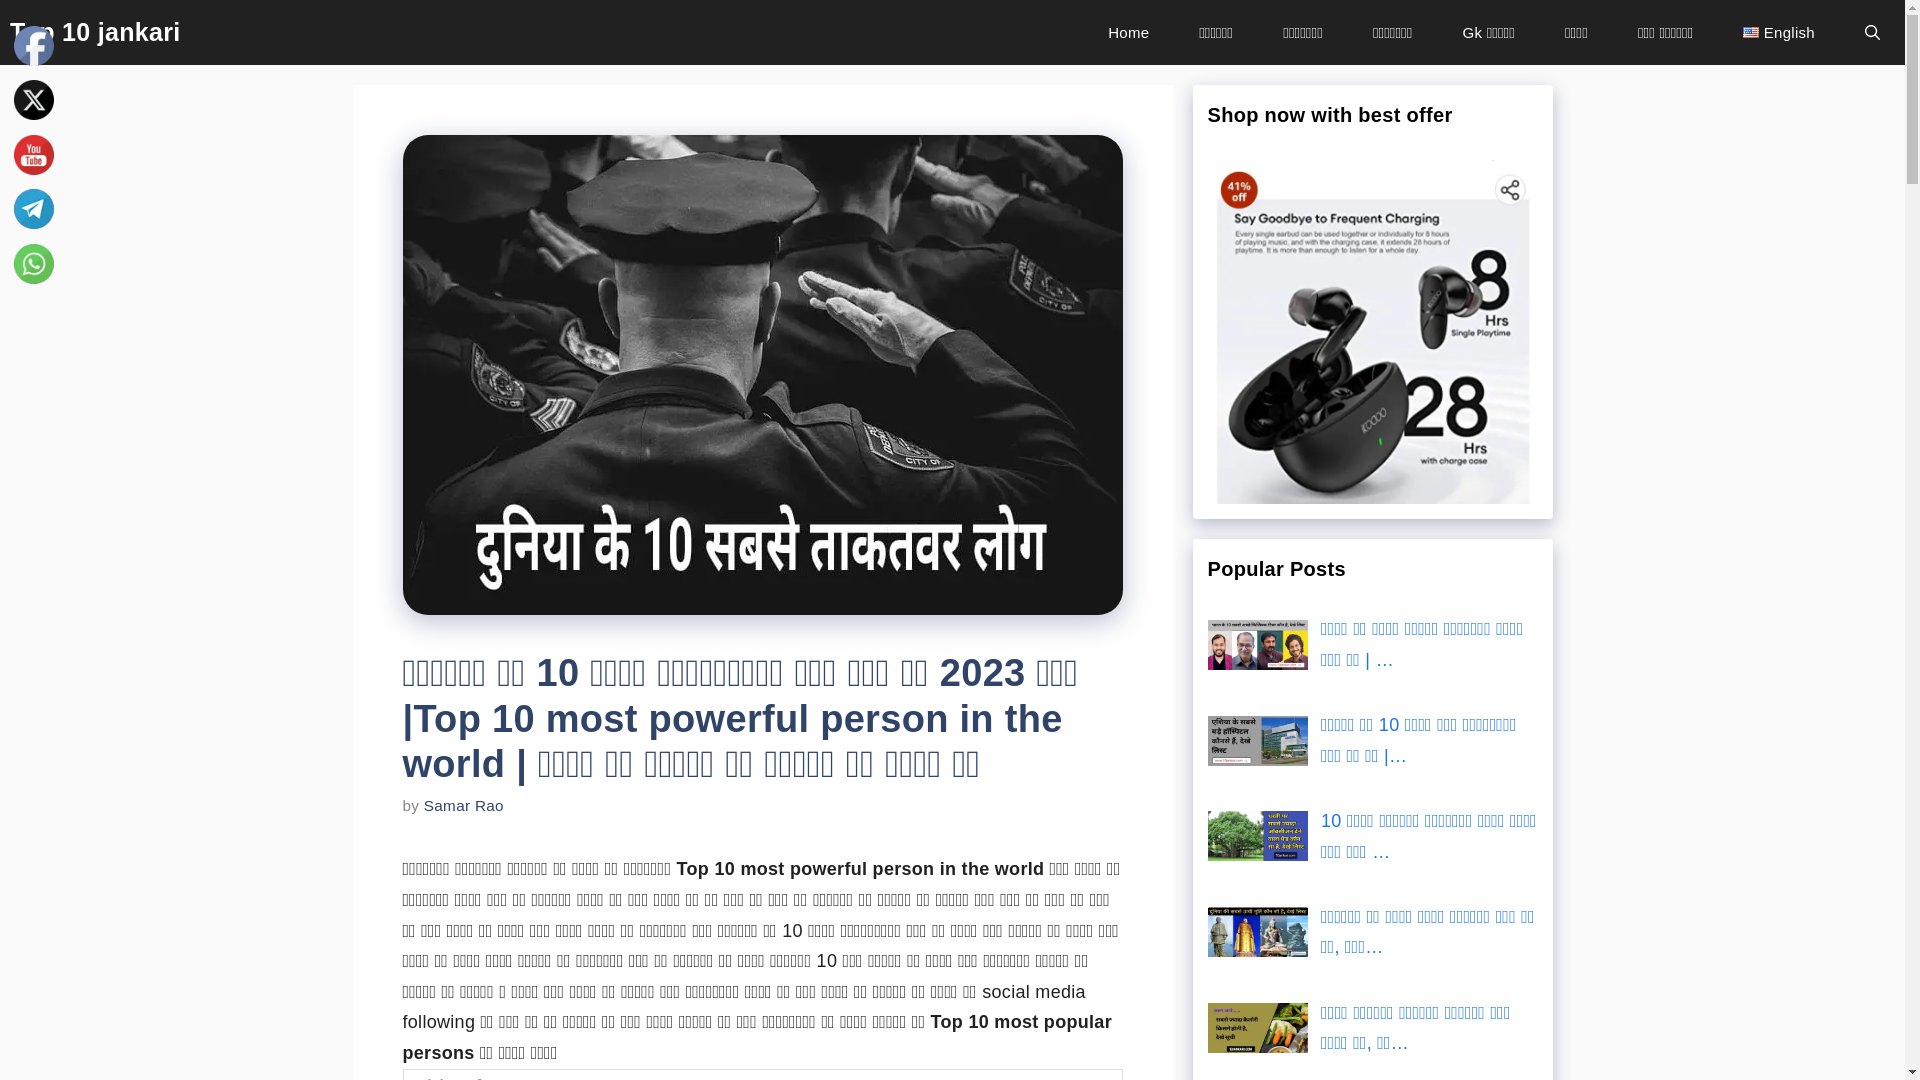 This screenshot has width=1920, height=1080. What do you see at coordinates (1779, 32) in the screenshot?
I see `'English'` at bounding box center [1779, 32].